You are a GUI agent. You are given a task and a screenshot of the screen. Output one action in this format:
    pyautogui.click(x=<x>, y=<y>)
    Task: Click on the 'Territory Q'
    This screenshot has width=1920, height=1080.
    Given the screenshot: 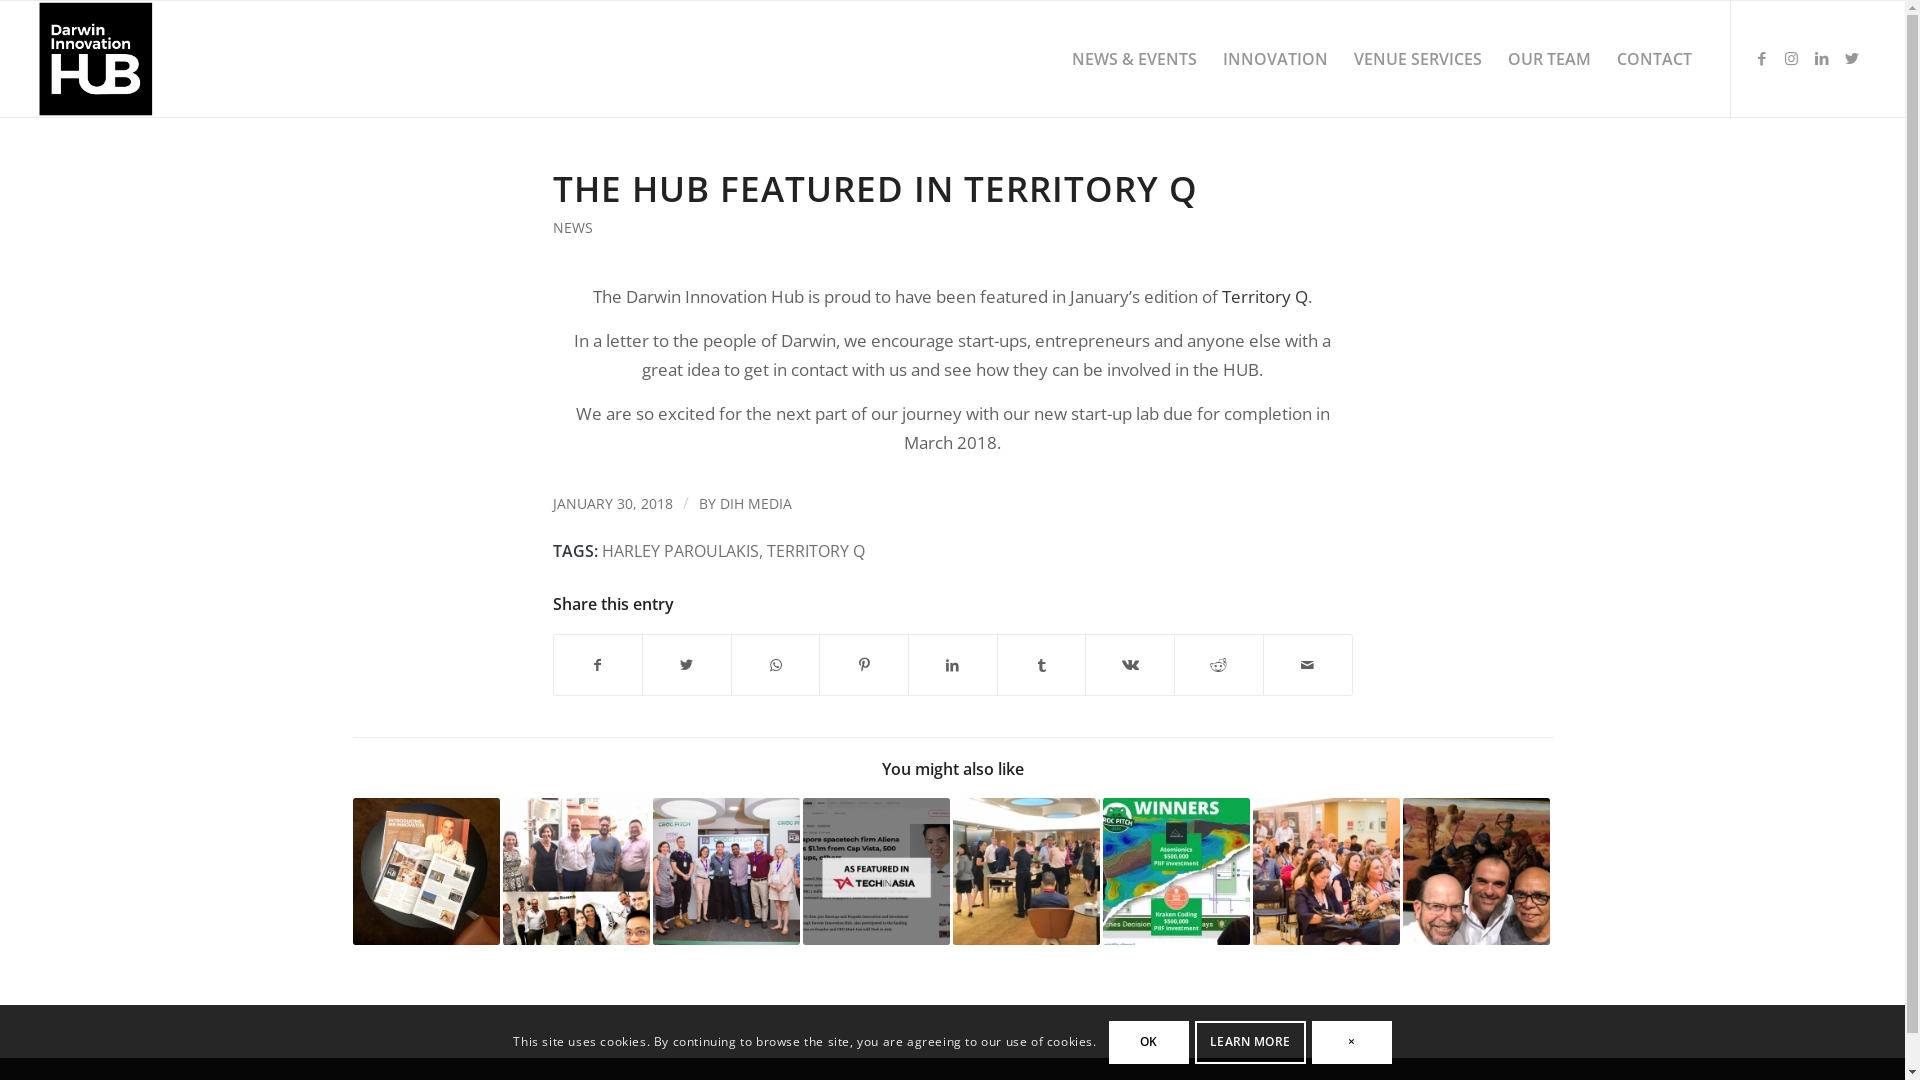 What is the action you would take?
    pyautogui.click(x=1221, y=296)
    